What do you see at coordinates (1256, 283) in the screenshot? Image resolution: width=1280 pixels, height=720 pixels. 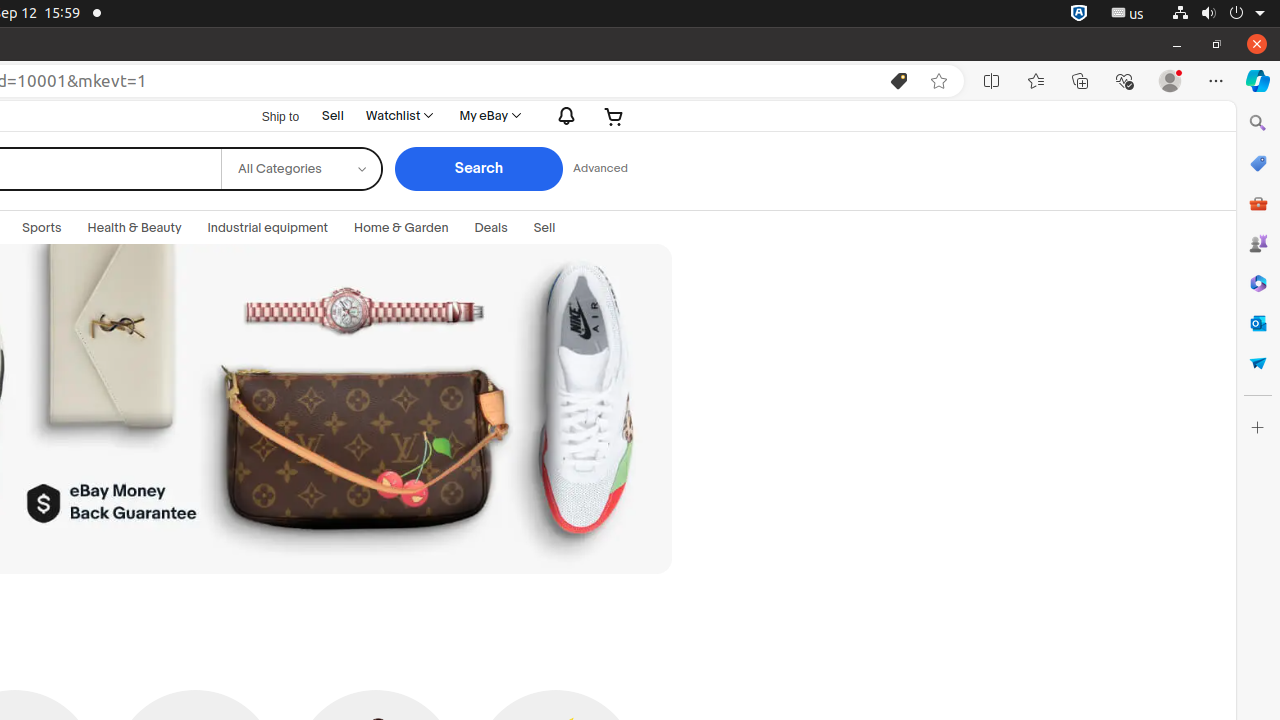 I see `'Microsoft 365'` at bounding box center [1256, 283].